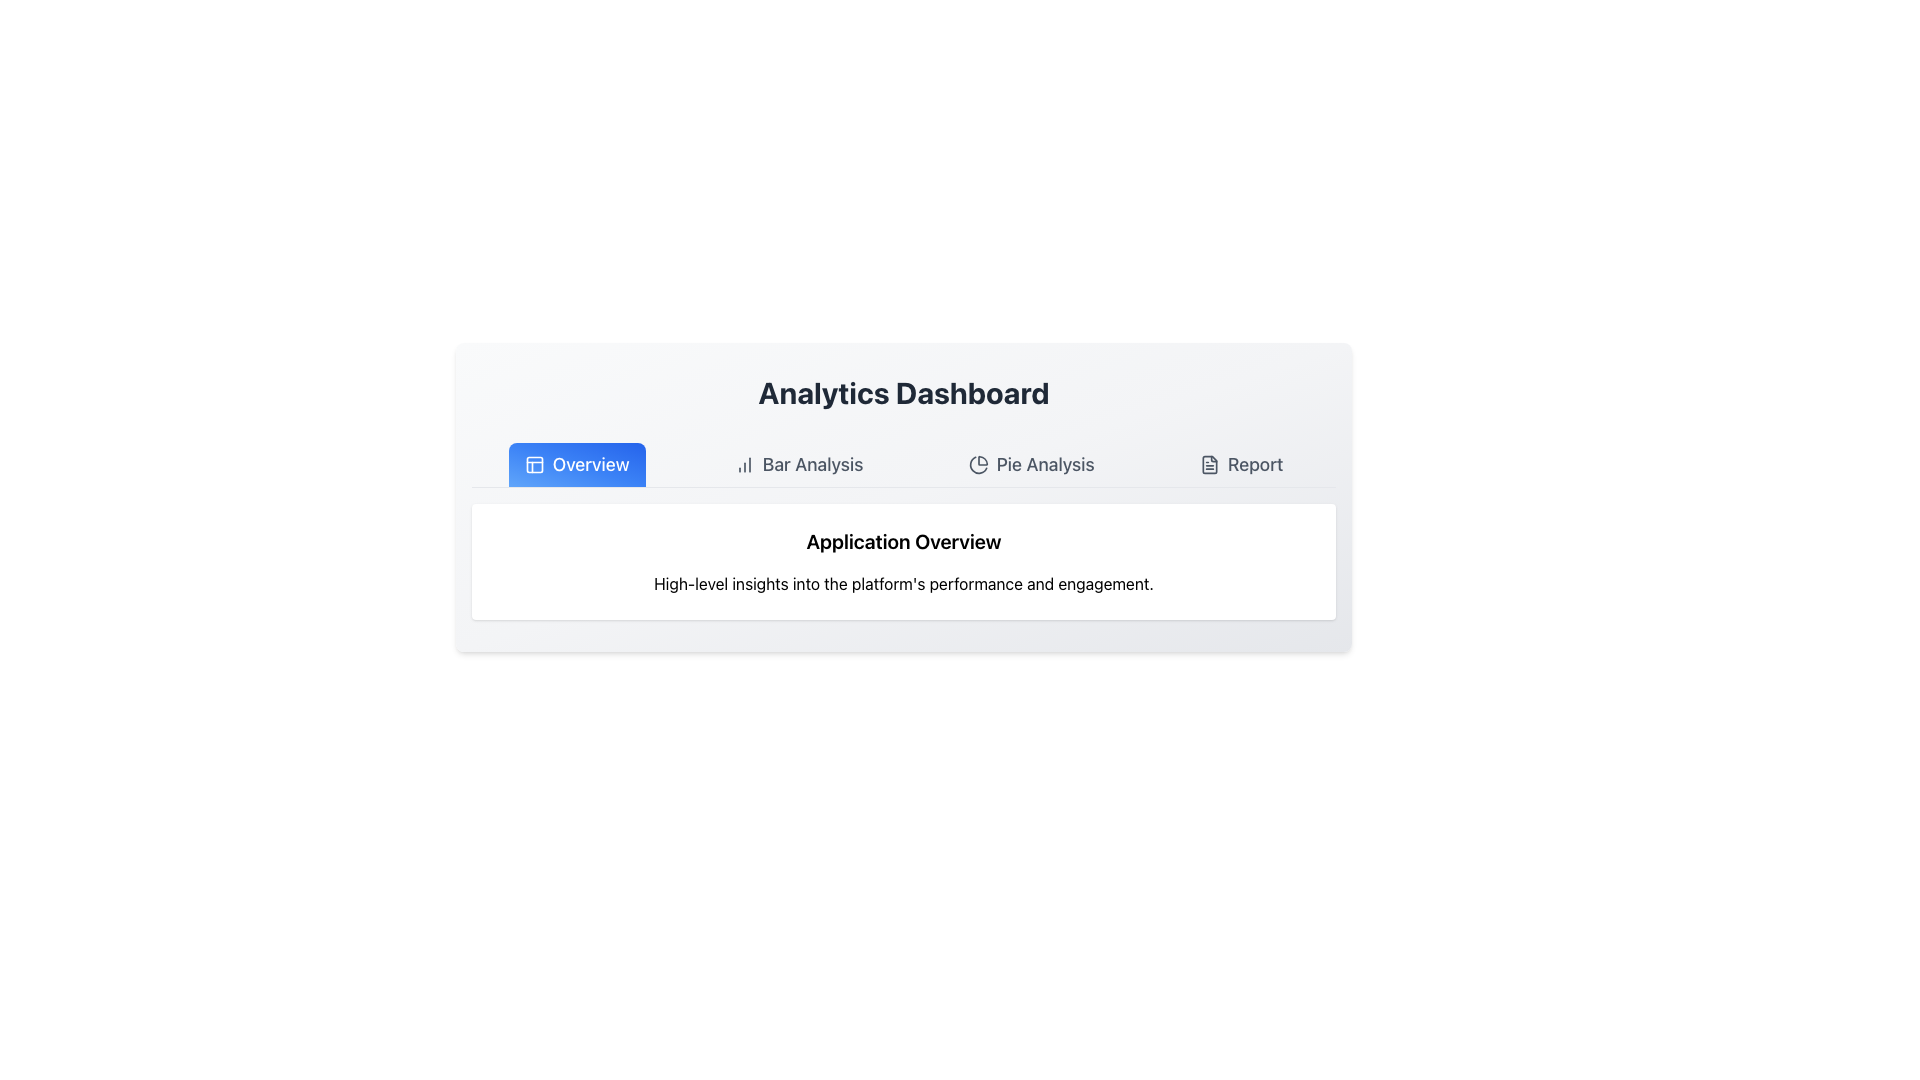 Image resolution: width=1920 pixels, height=1080 pixels. Describe the element at coordinates (534, 465) in the screenshot. I see `the 'Overview' button, which is indicated by the icon representing a dashboard or summary view, located in the navigation bar below 'Analytics Dashboard'` at that location.